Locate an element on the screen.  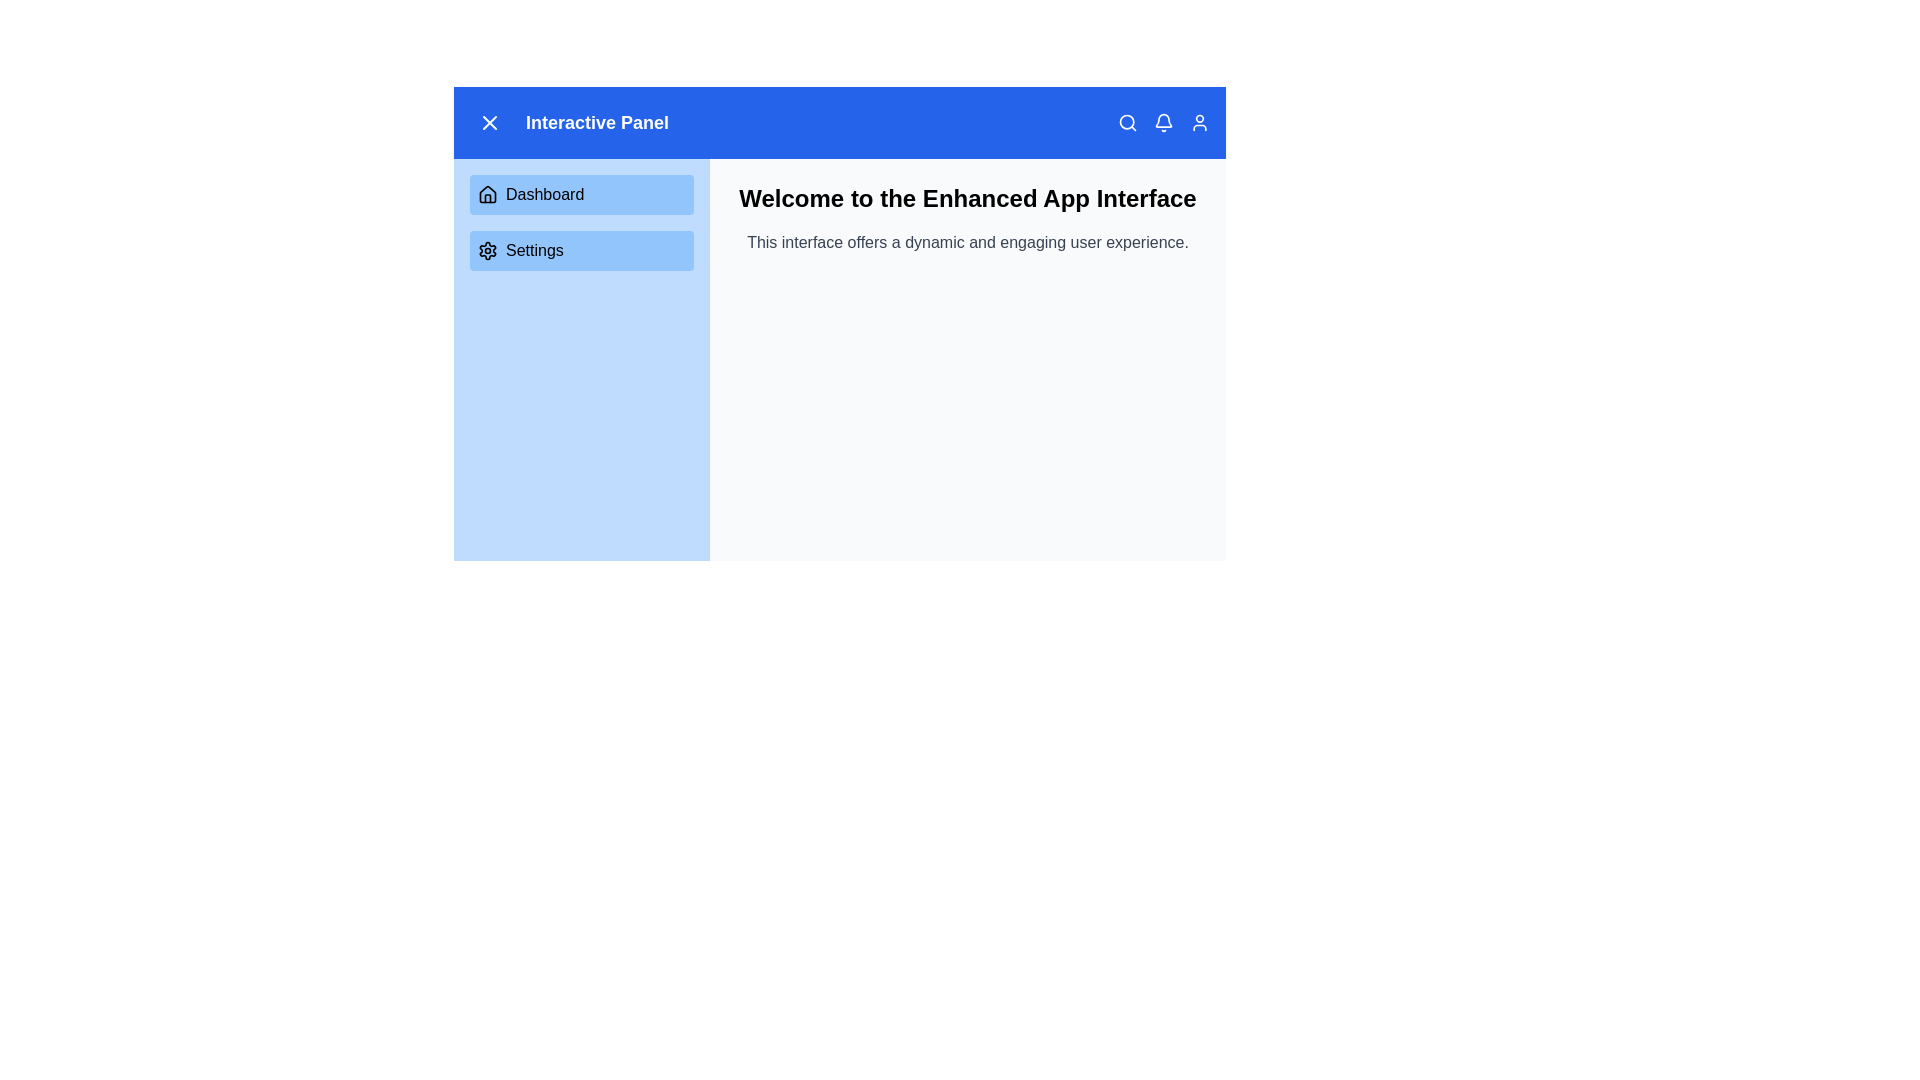
the user account icon located in the top-right corner of the blue navigation bar, following the bell icon is located at coordinates (1200, 123).